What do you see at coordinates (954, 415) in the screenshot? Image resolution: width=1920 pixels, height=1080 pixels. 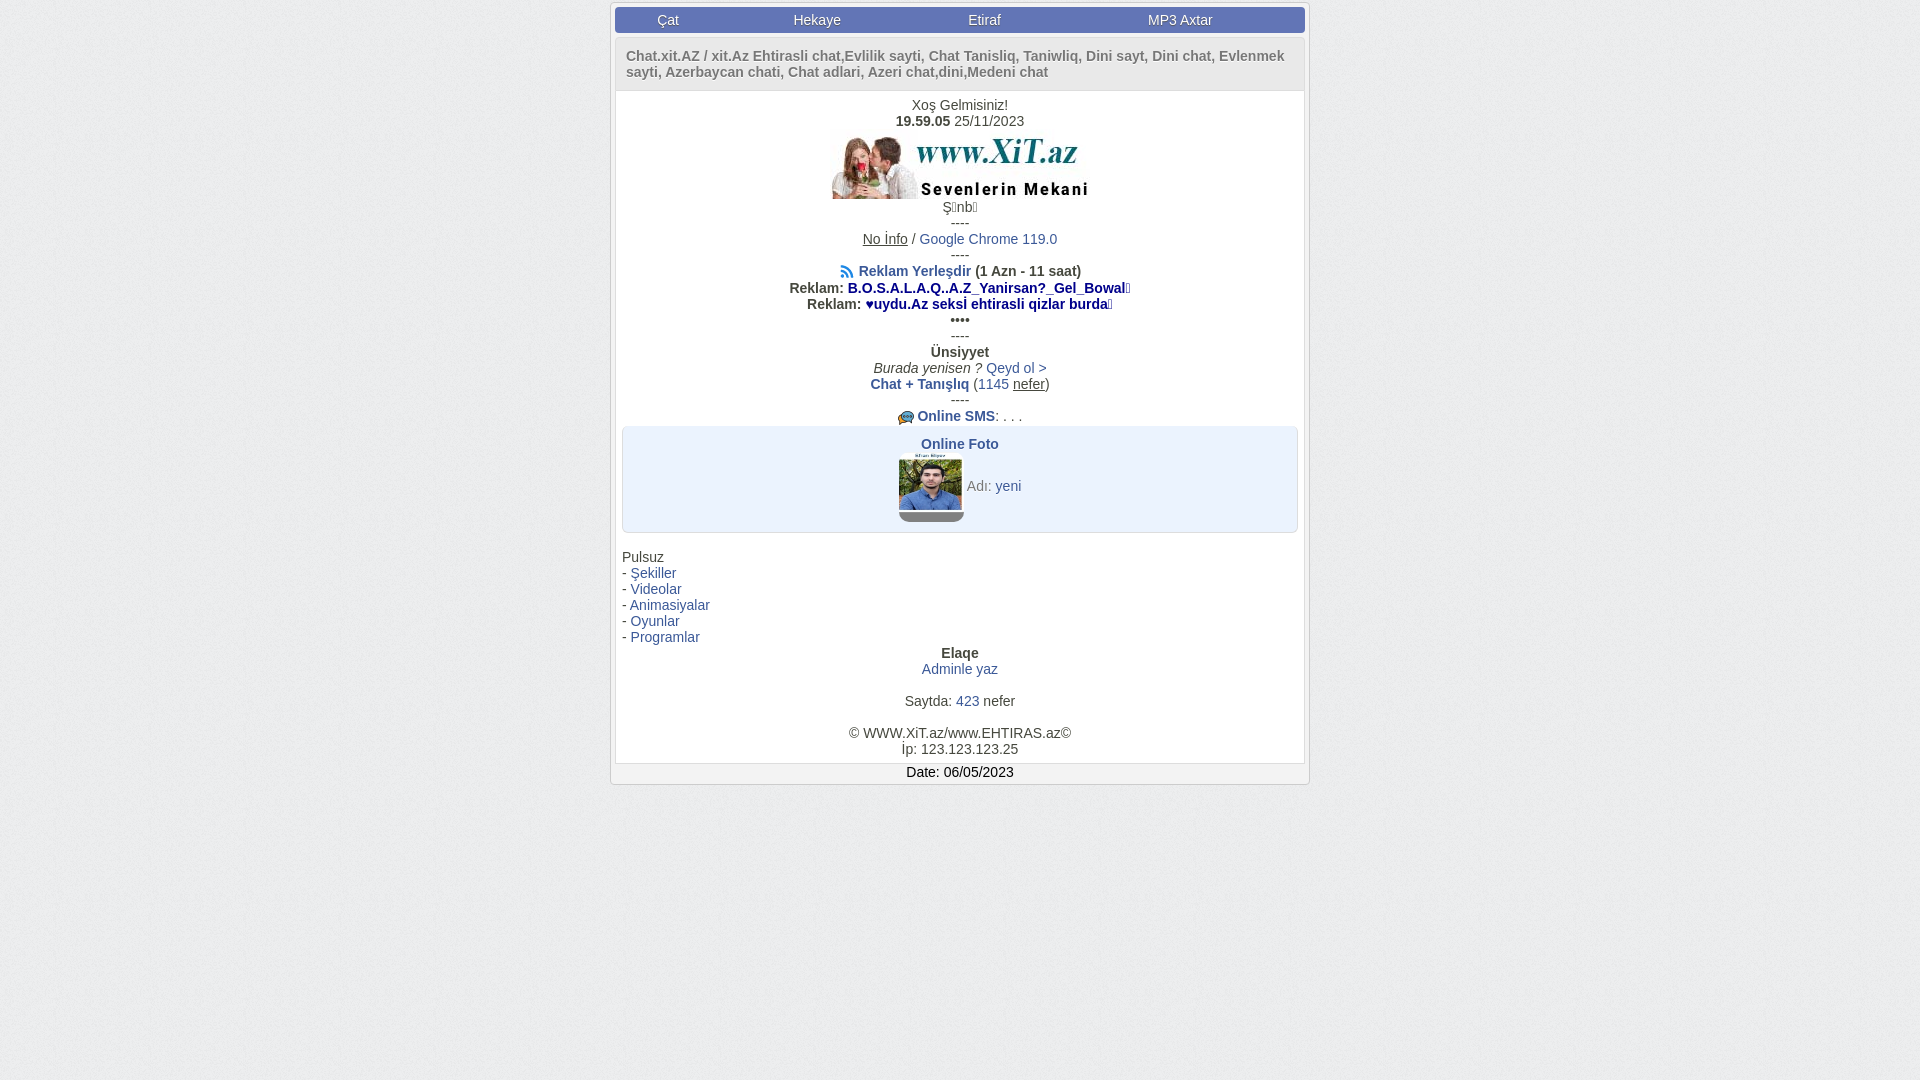 I see `'Online SMS'` at bounding box center [954, 415].